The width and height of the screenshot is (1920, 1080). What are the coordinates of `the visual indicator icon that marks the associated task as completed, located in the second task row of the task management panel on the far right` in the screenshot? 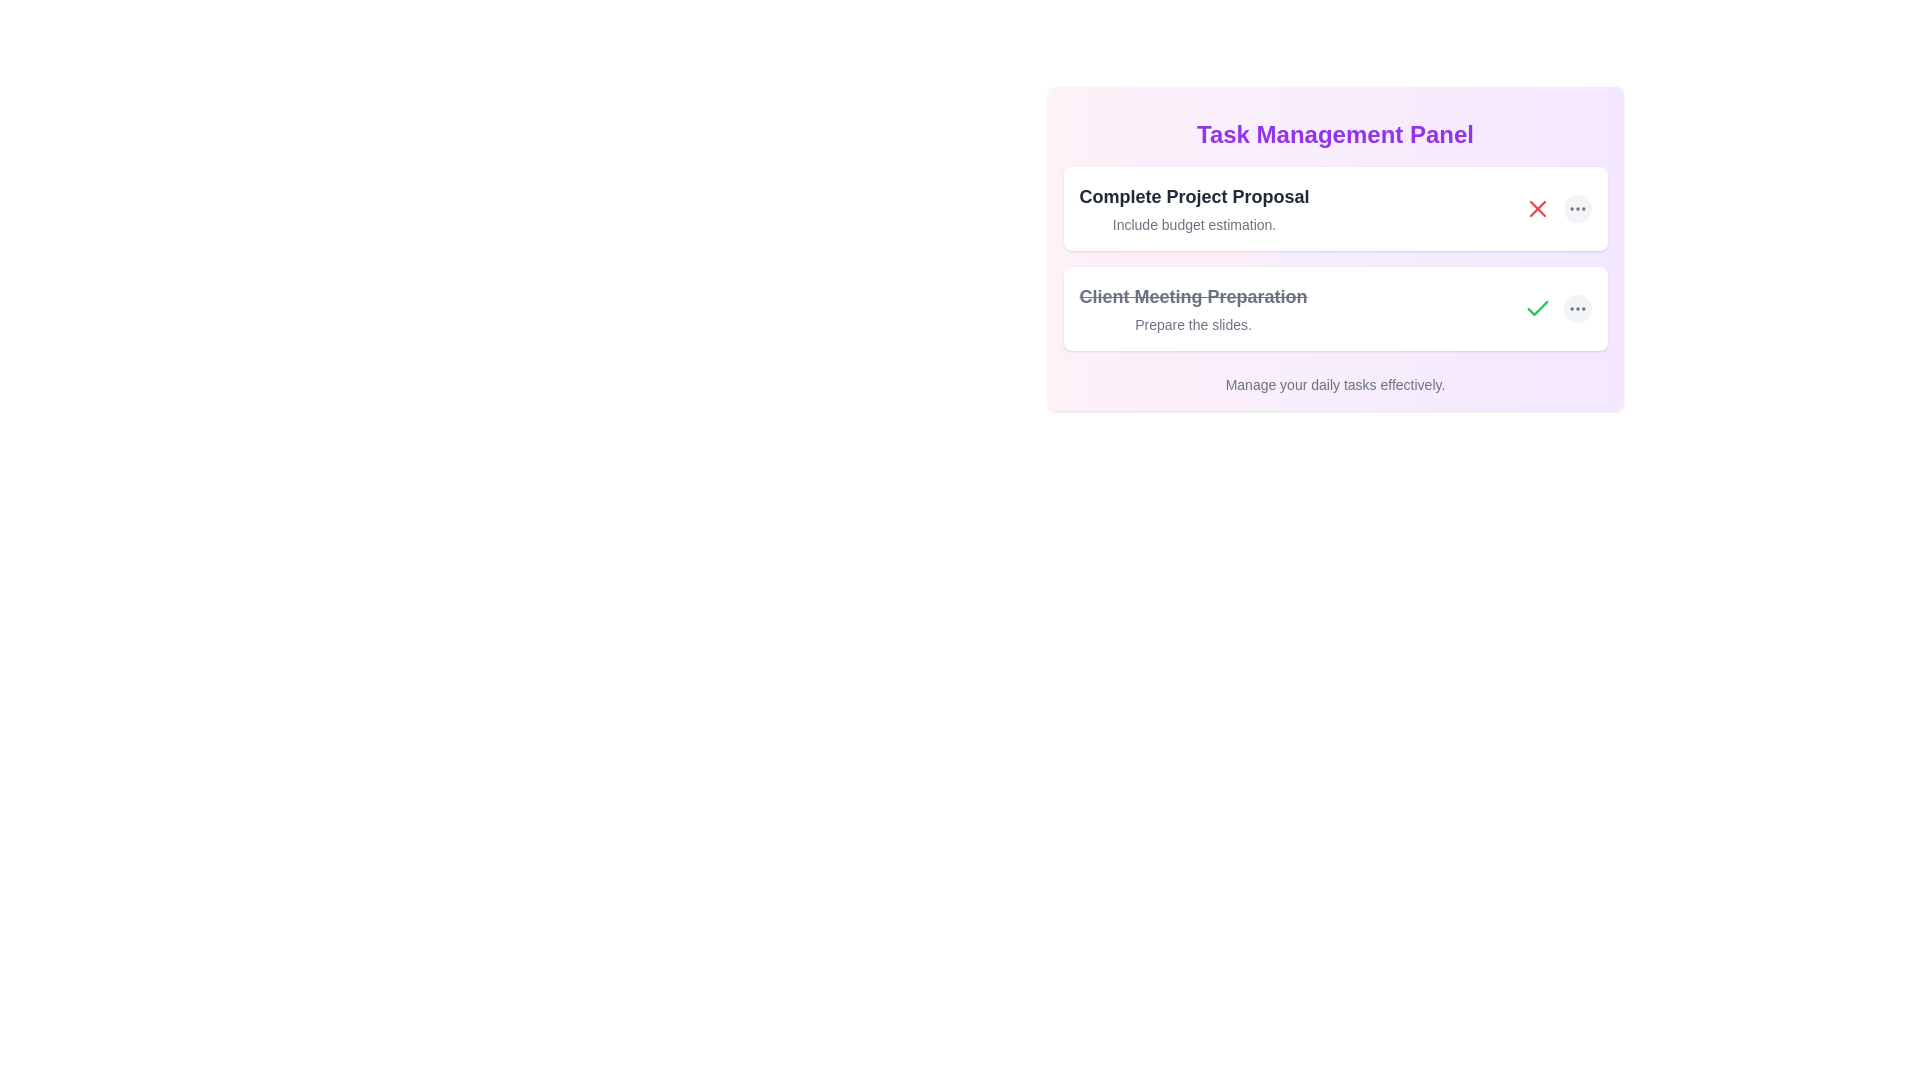 It's located at (1536, 308).